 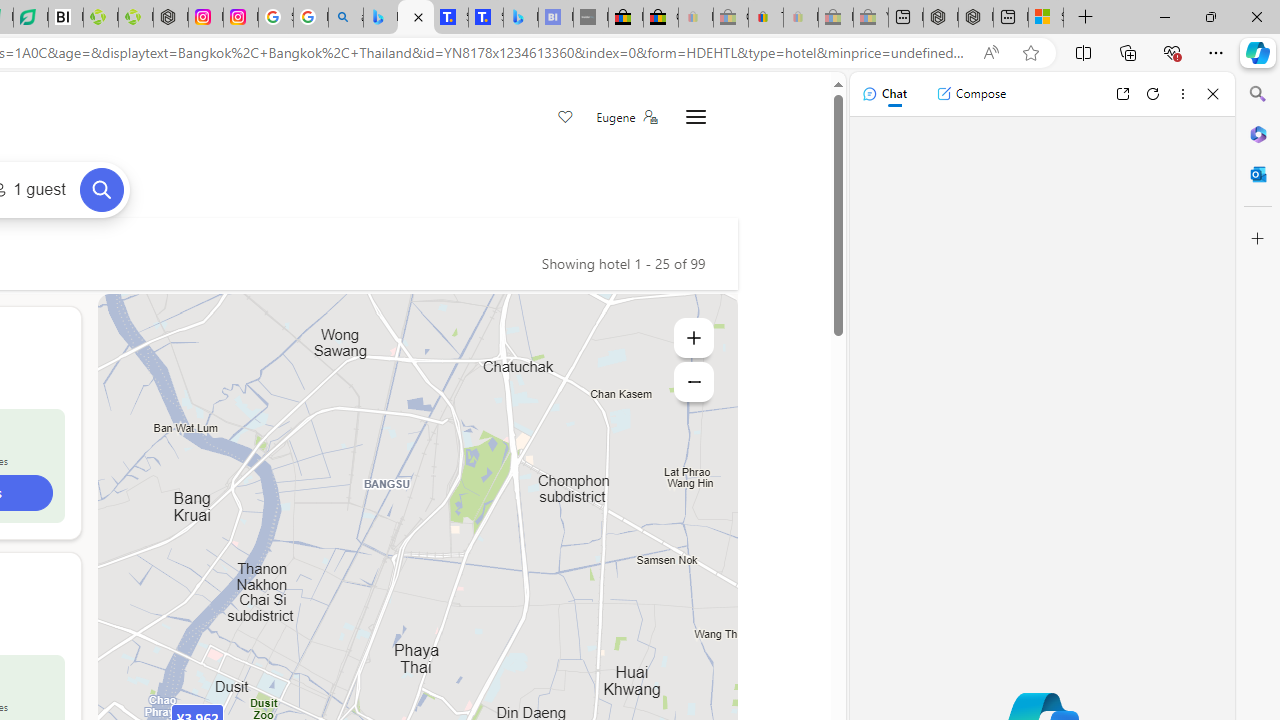 I want to click on 'Payments Terms of Use | eBay.com - Sleeping', so click(x=800, y=17).